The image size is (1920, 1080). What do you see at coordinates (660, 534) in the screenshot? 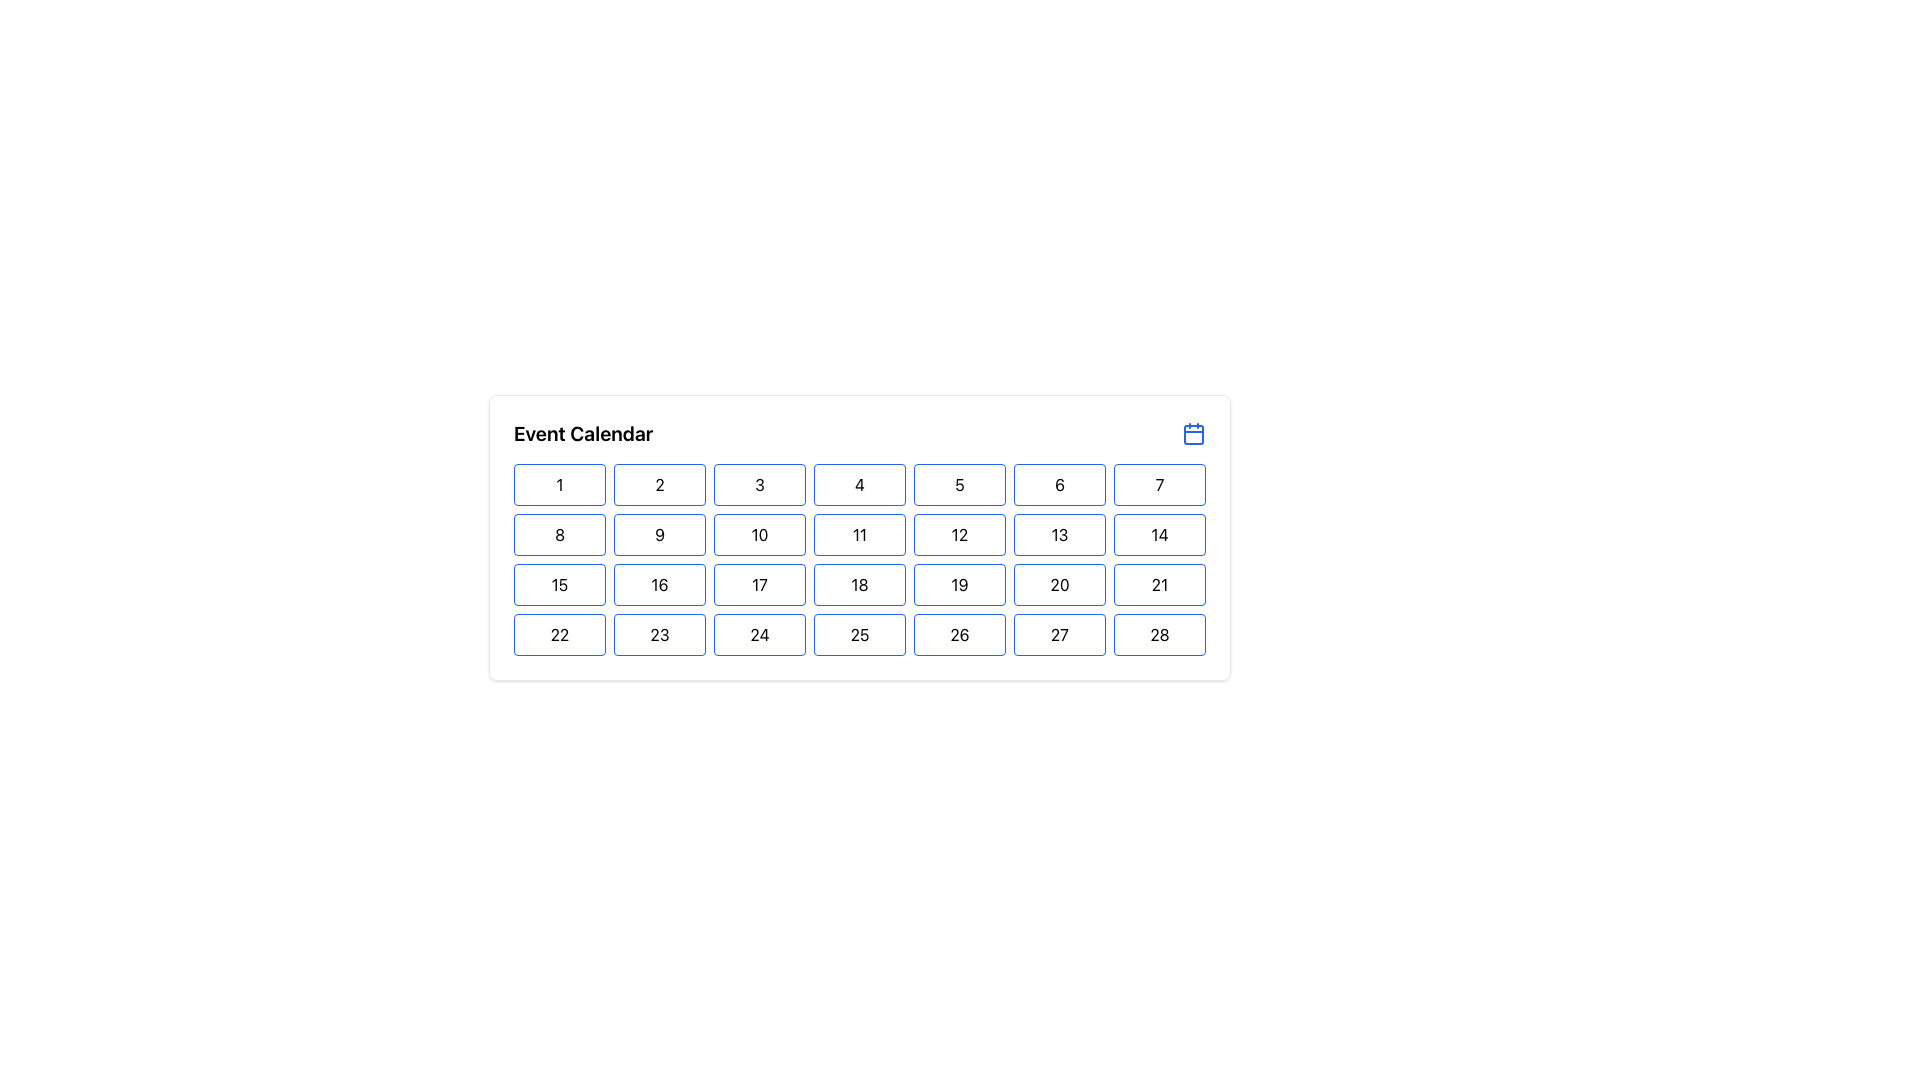
I see `the rectangular button with rounded corners and a thin blue border that has the number '9' centered inside` at bounding box center [660, 534].